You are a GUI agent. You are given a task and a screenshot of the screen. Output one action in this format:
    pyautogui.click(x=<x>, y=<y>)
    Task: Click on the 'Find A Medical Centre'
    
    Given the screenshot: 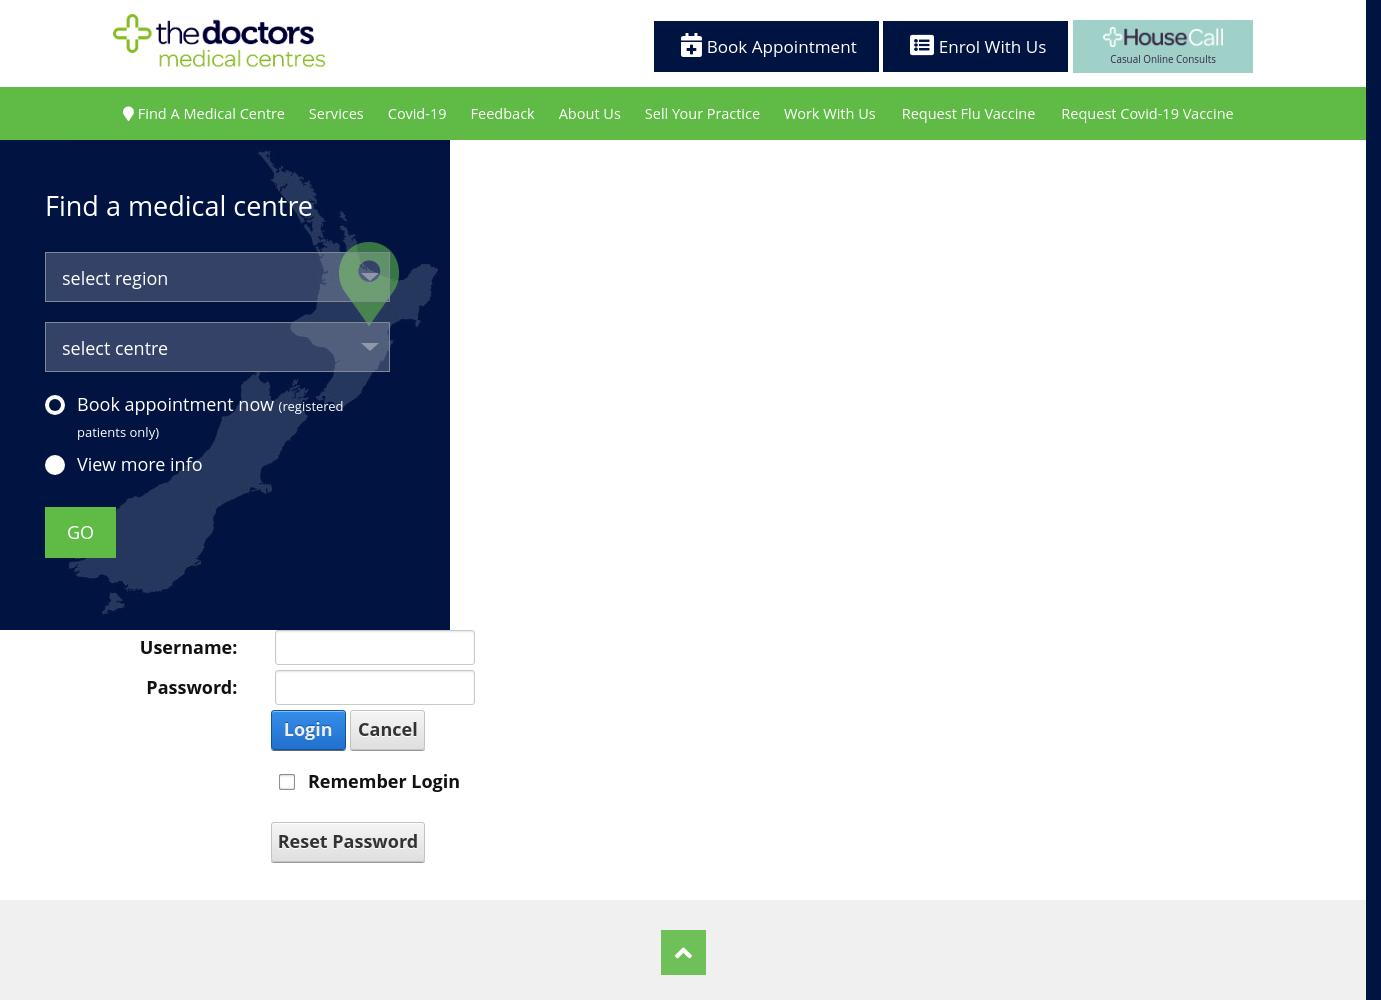 What is the action you would take?
    pyautogui.click(x=209, y=111)
    